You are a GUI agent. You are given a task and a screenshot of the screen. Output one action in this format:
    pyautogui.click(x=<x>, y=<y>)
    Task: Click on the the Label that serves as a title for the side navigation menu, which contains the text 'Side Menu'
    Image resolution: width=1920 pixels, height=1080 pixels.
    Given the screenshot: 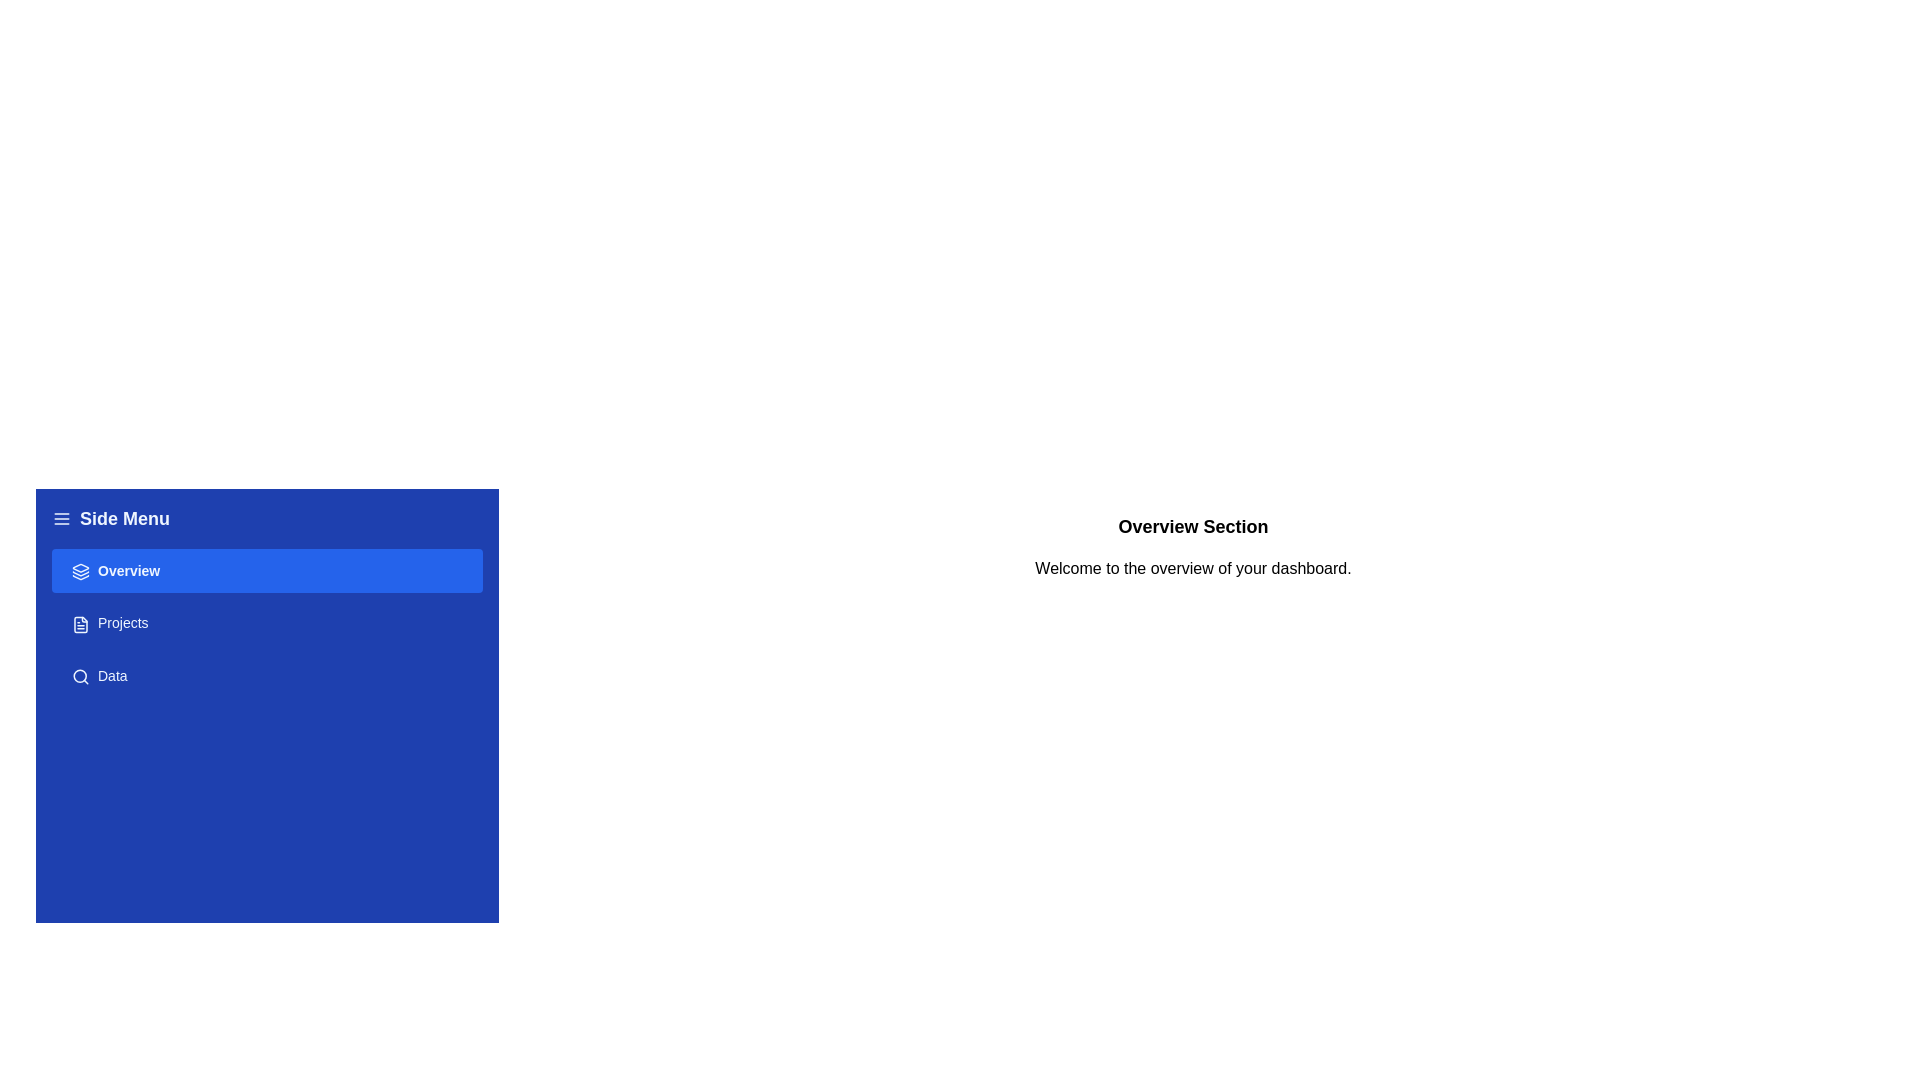 What is the action you would take?
    pyautogui.click(x=123, y=518)
    